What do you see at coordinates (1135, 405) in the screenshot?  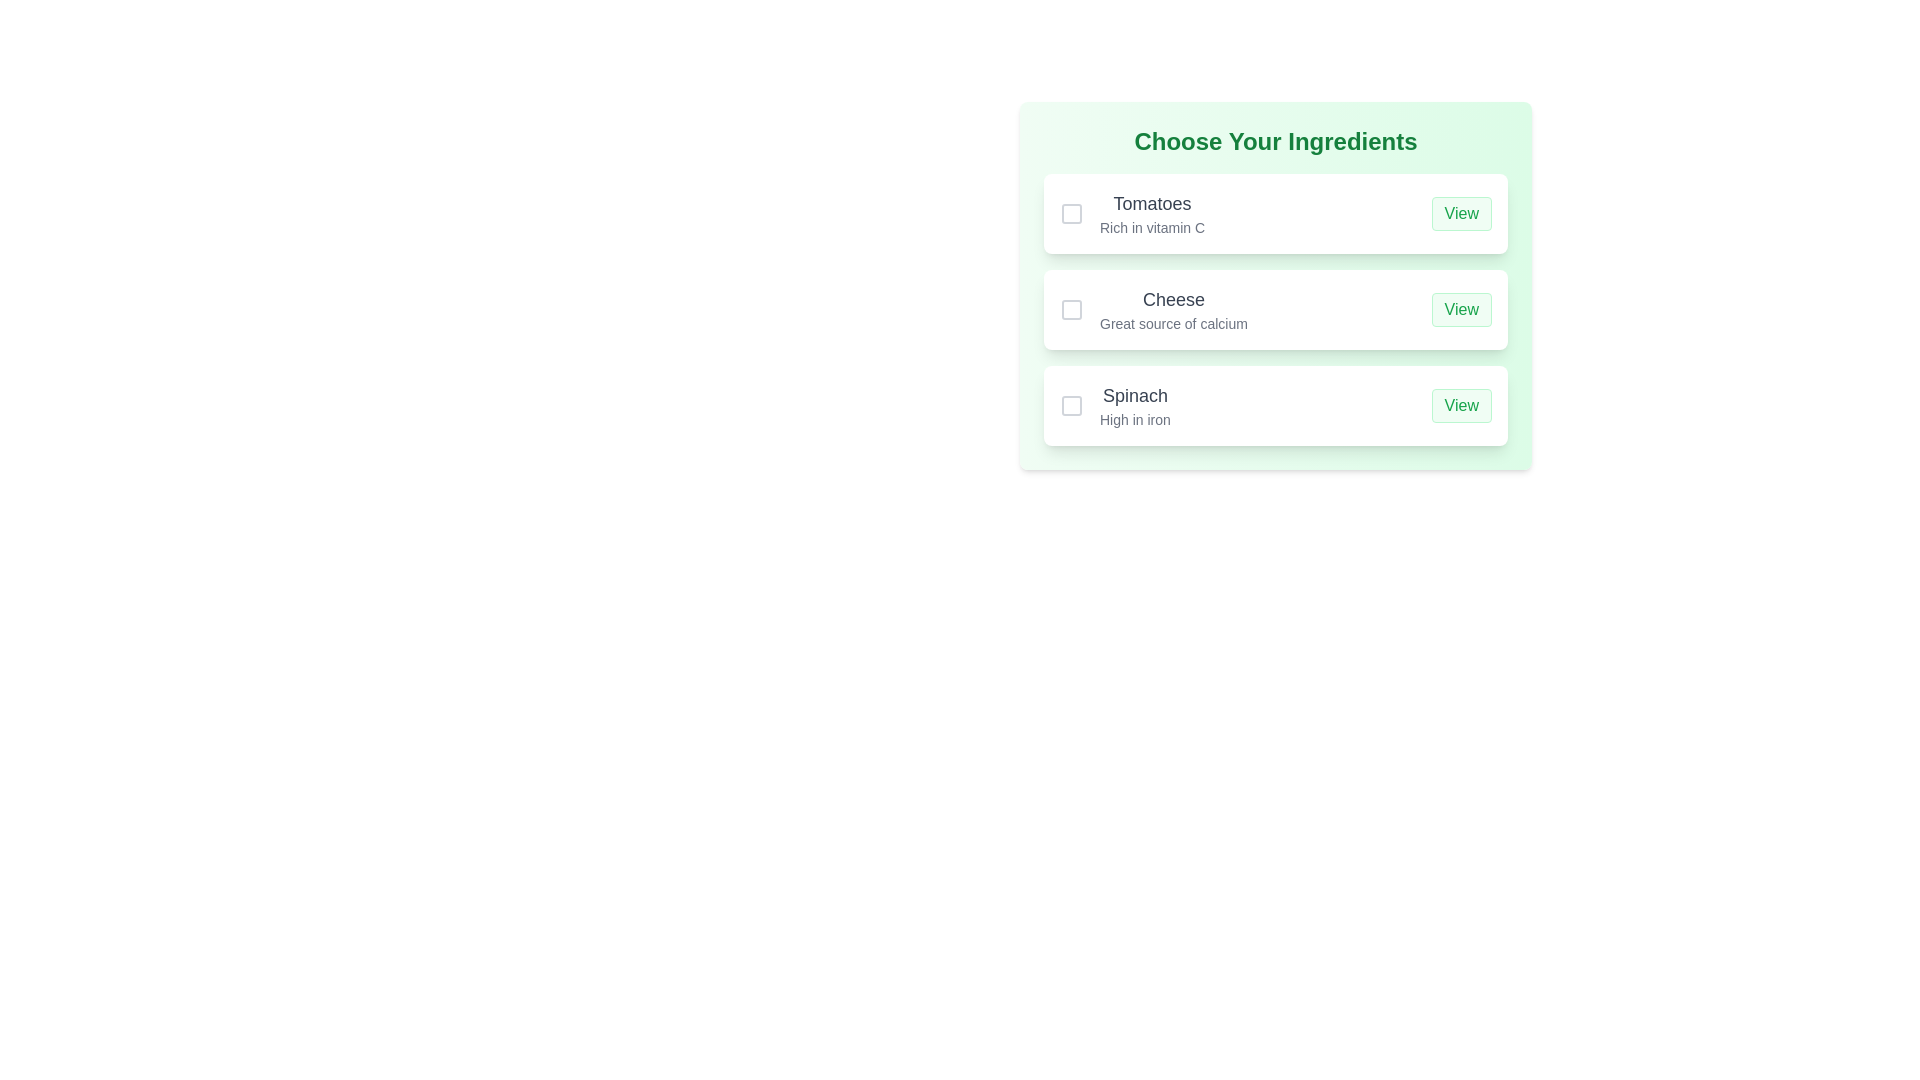 I see `text content of the Text Display that presents information about 'Spinach' and its nutritional feature 'High in iron' in the third row of the ingredient selection interface` at bounding box center [1135, 405].